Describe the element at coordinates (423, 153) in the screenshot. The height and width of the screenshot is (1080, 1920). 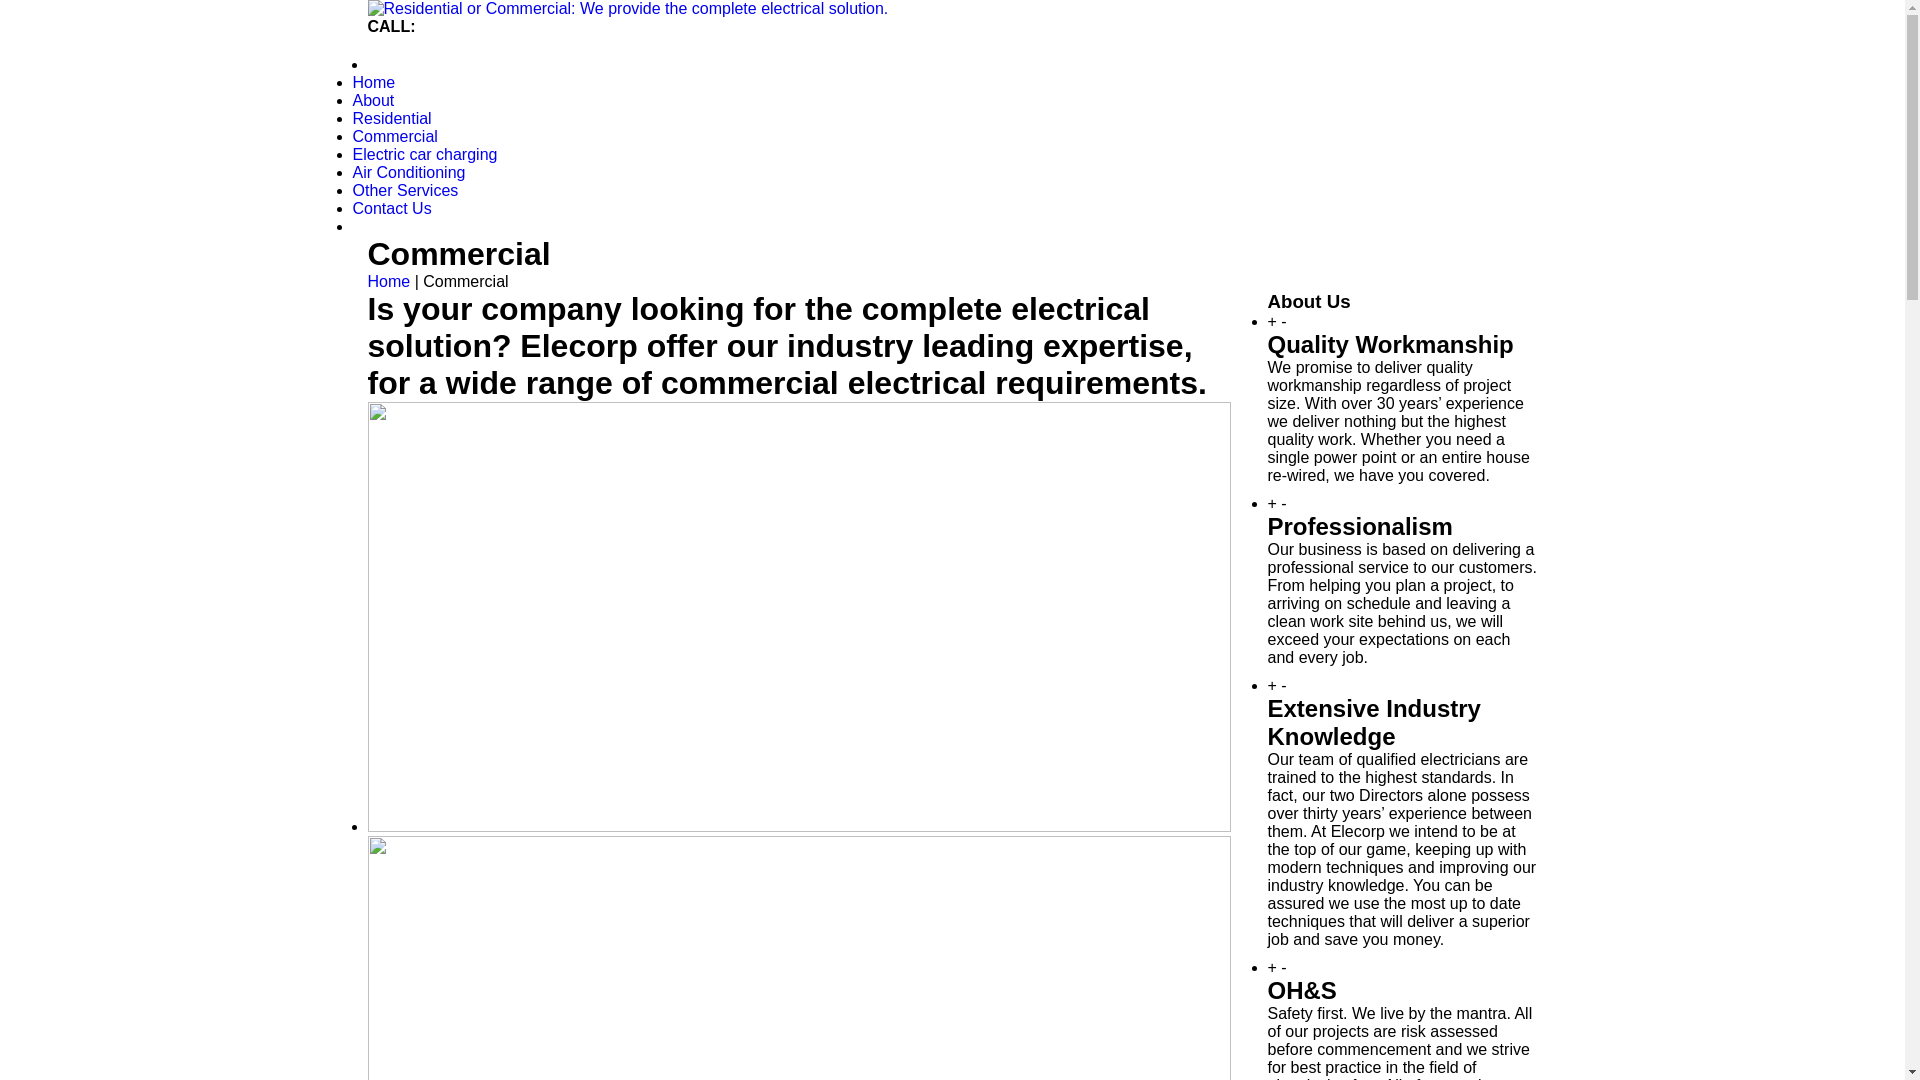
I see `'Electric car charging'` at that location.